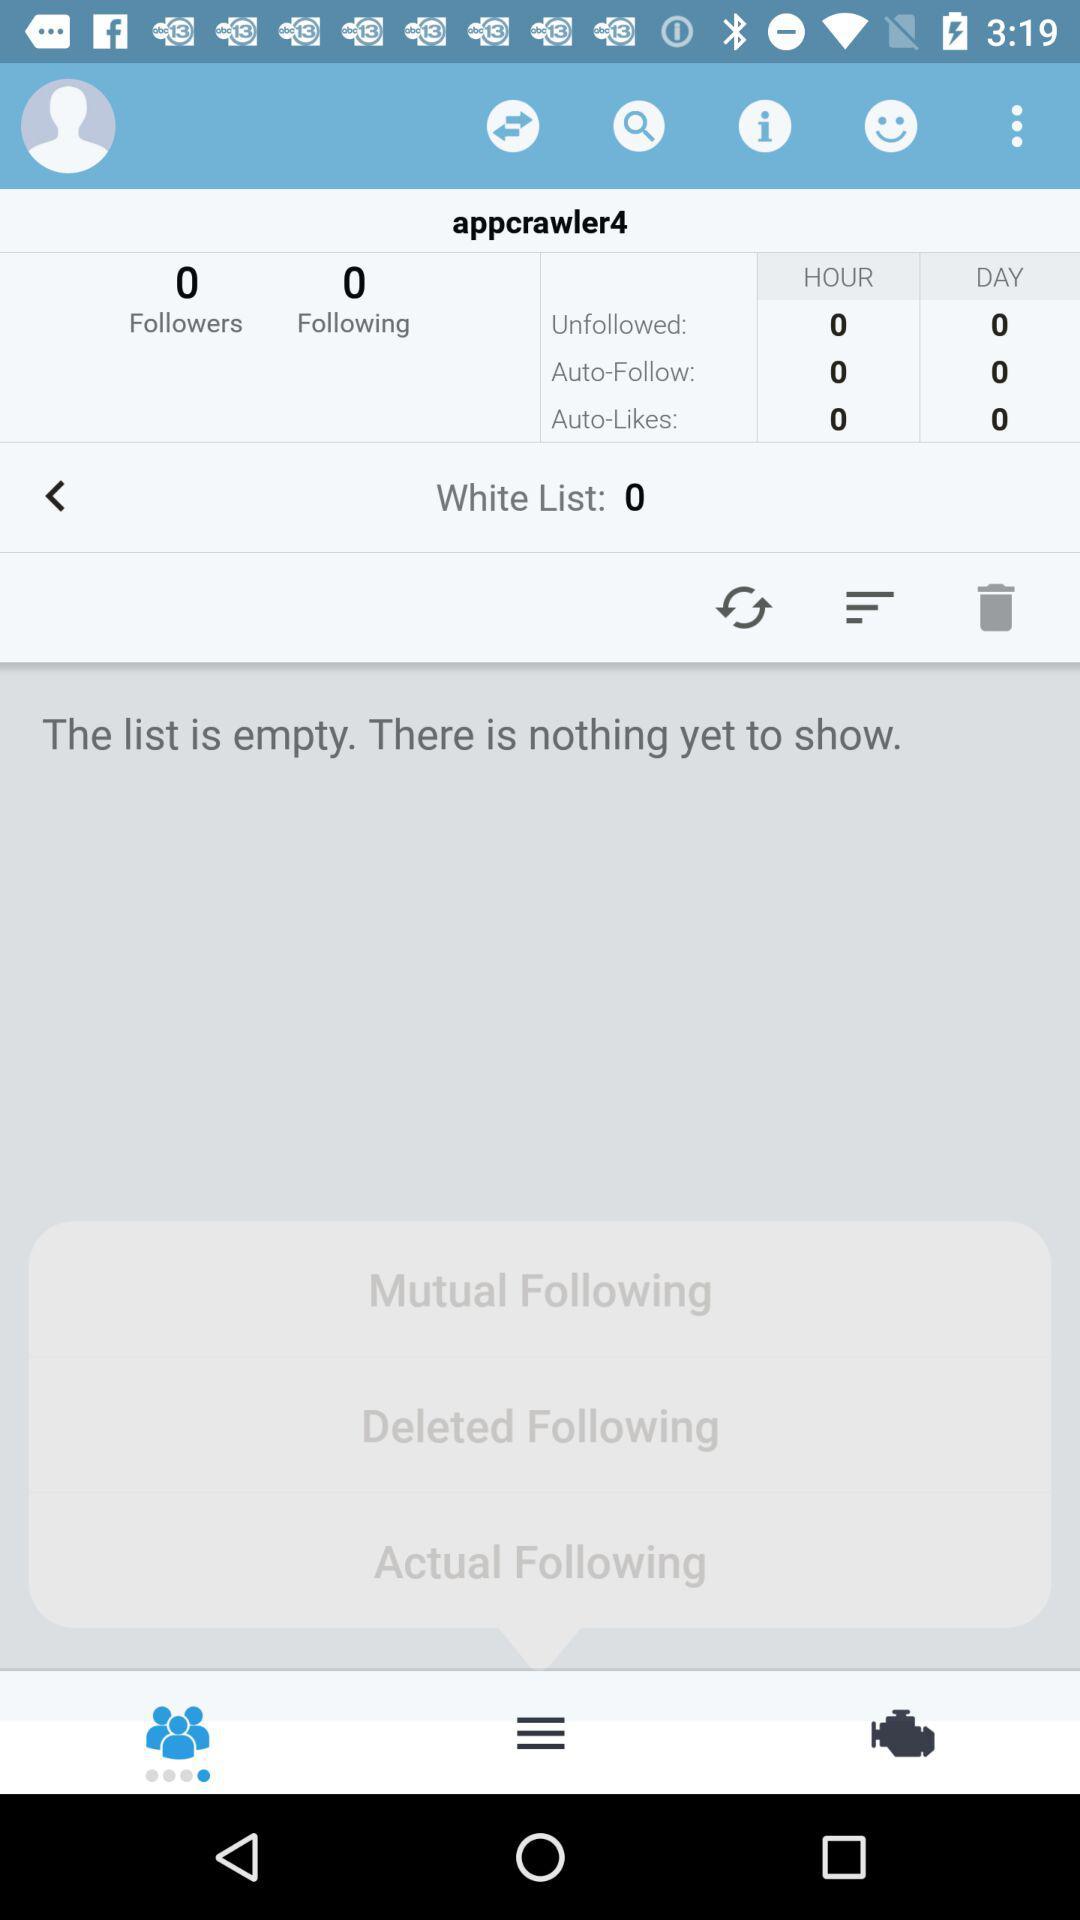  What do you see at coordinates (67, 124) in the screenshot?
I see `account` at bounding box center [67, 124].